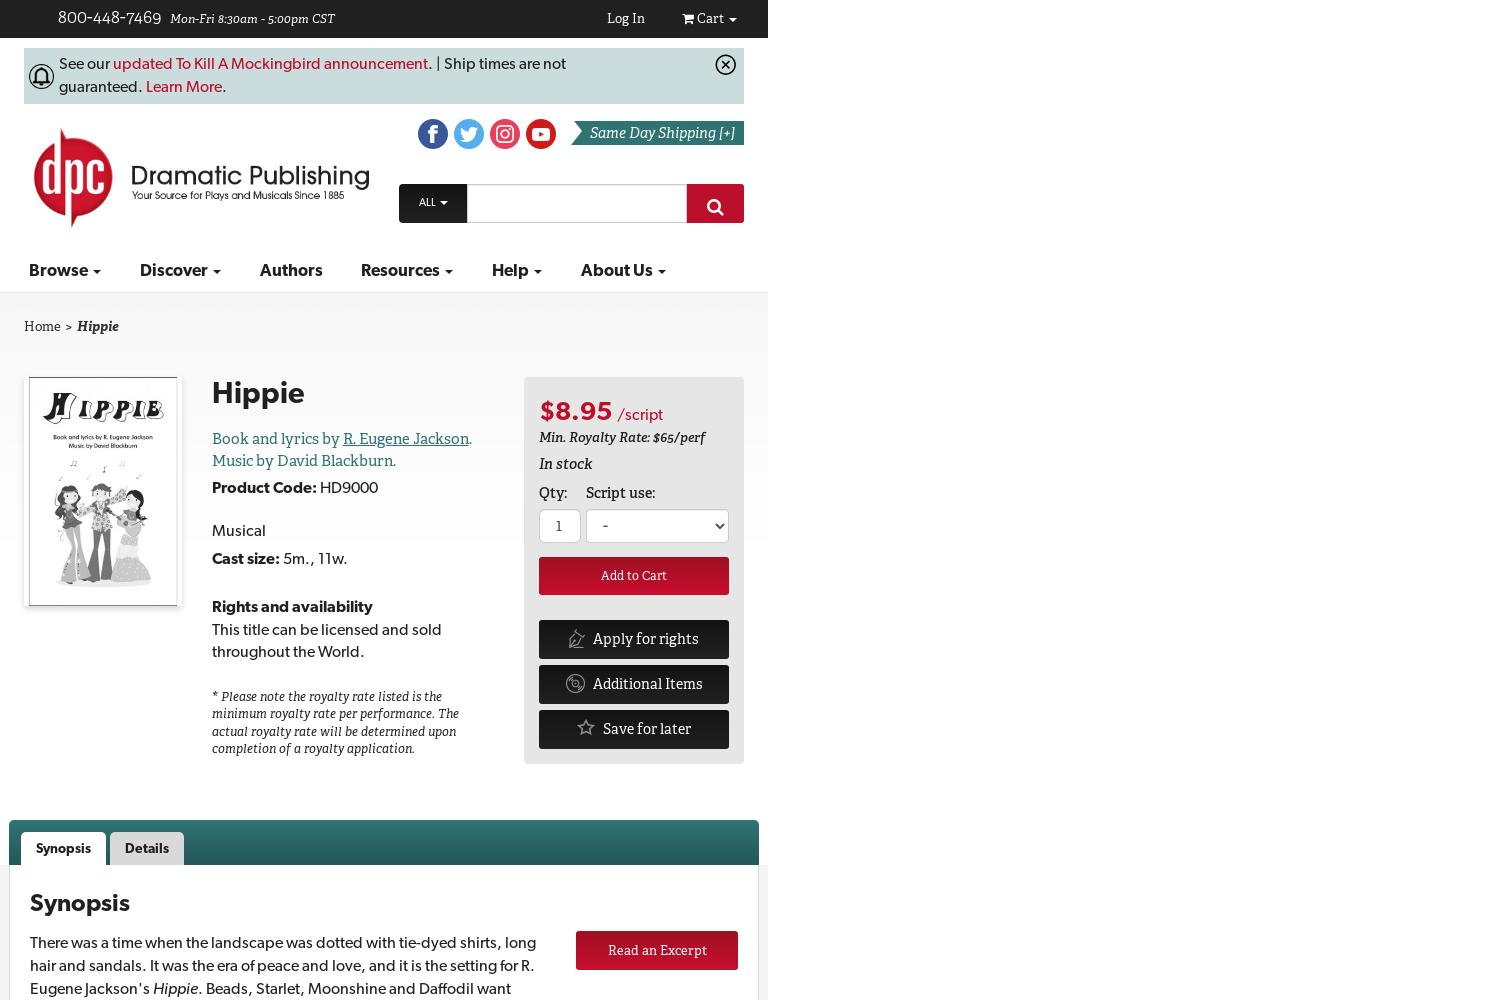 The width and height of the screenshot is (1509, 1000). Describe the element at coordinates (290, 604) in the screenshot. I see `'Rights and availability'` at that location.